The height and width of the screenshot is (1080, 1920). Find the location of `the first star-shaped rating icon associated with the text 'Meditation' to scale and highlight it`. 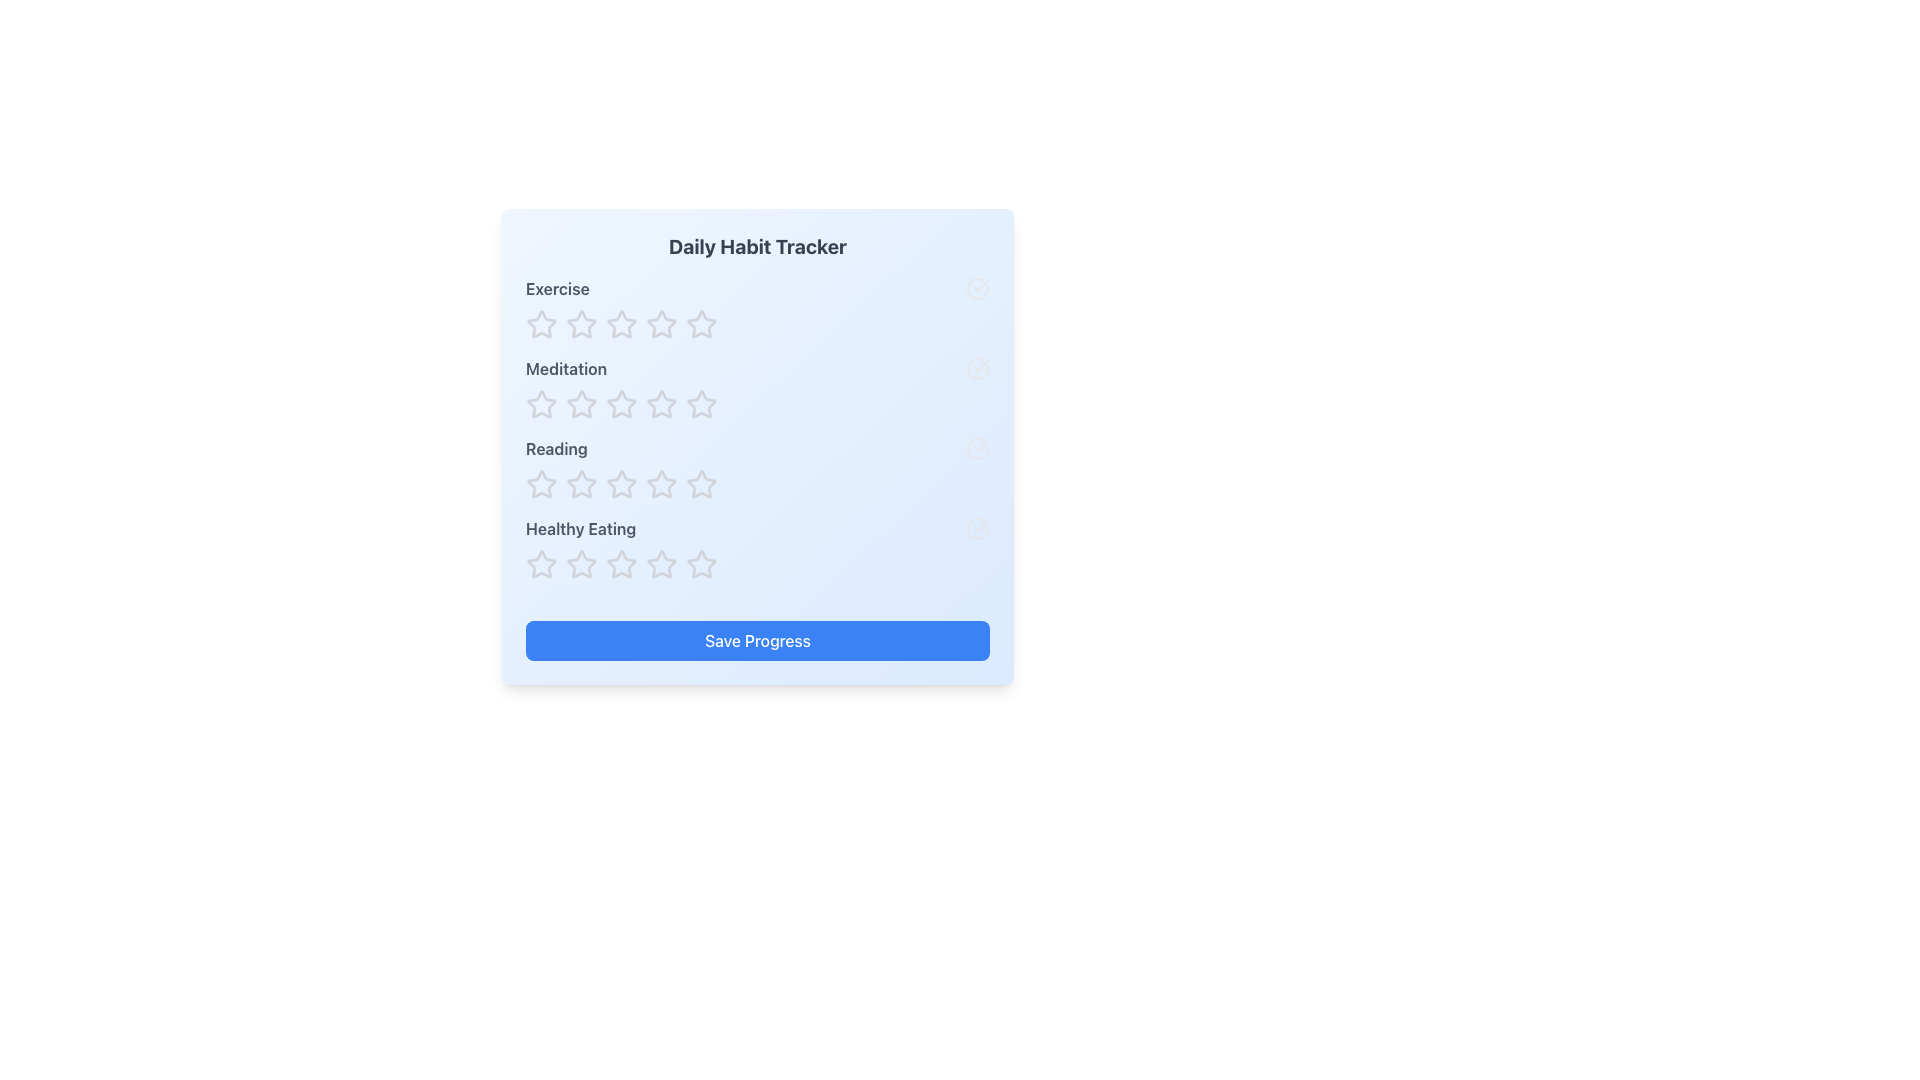

the first star-shaped rating icon associated with the text 'Meditation' to scale and highlight it is located at coordinates (542, 405).